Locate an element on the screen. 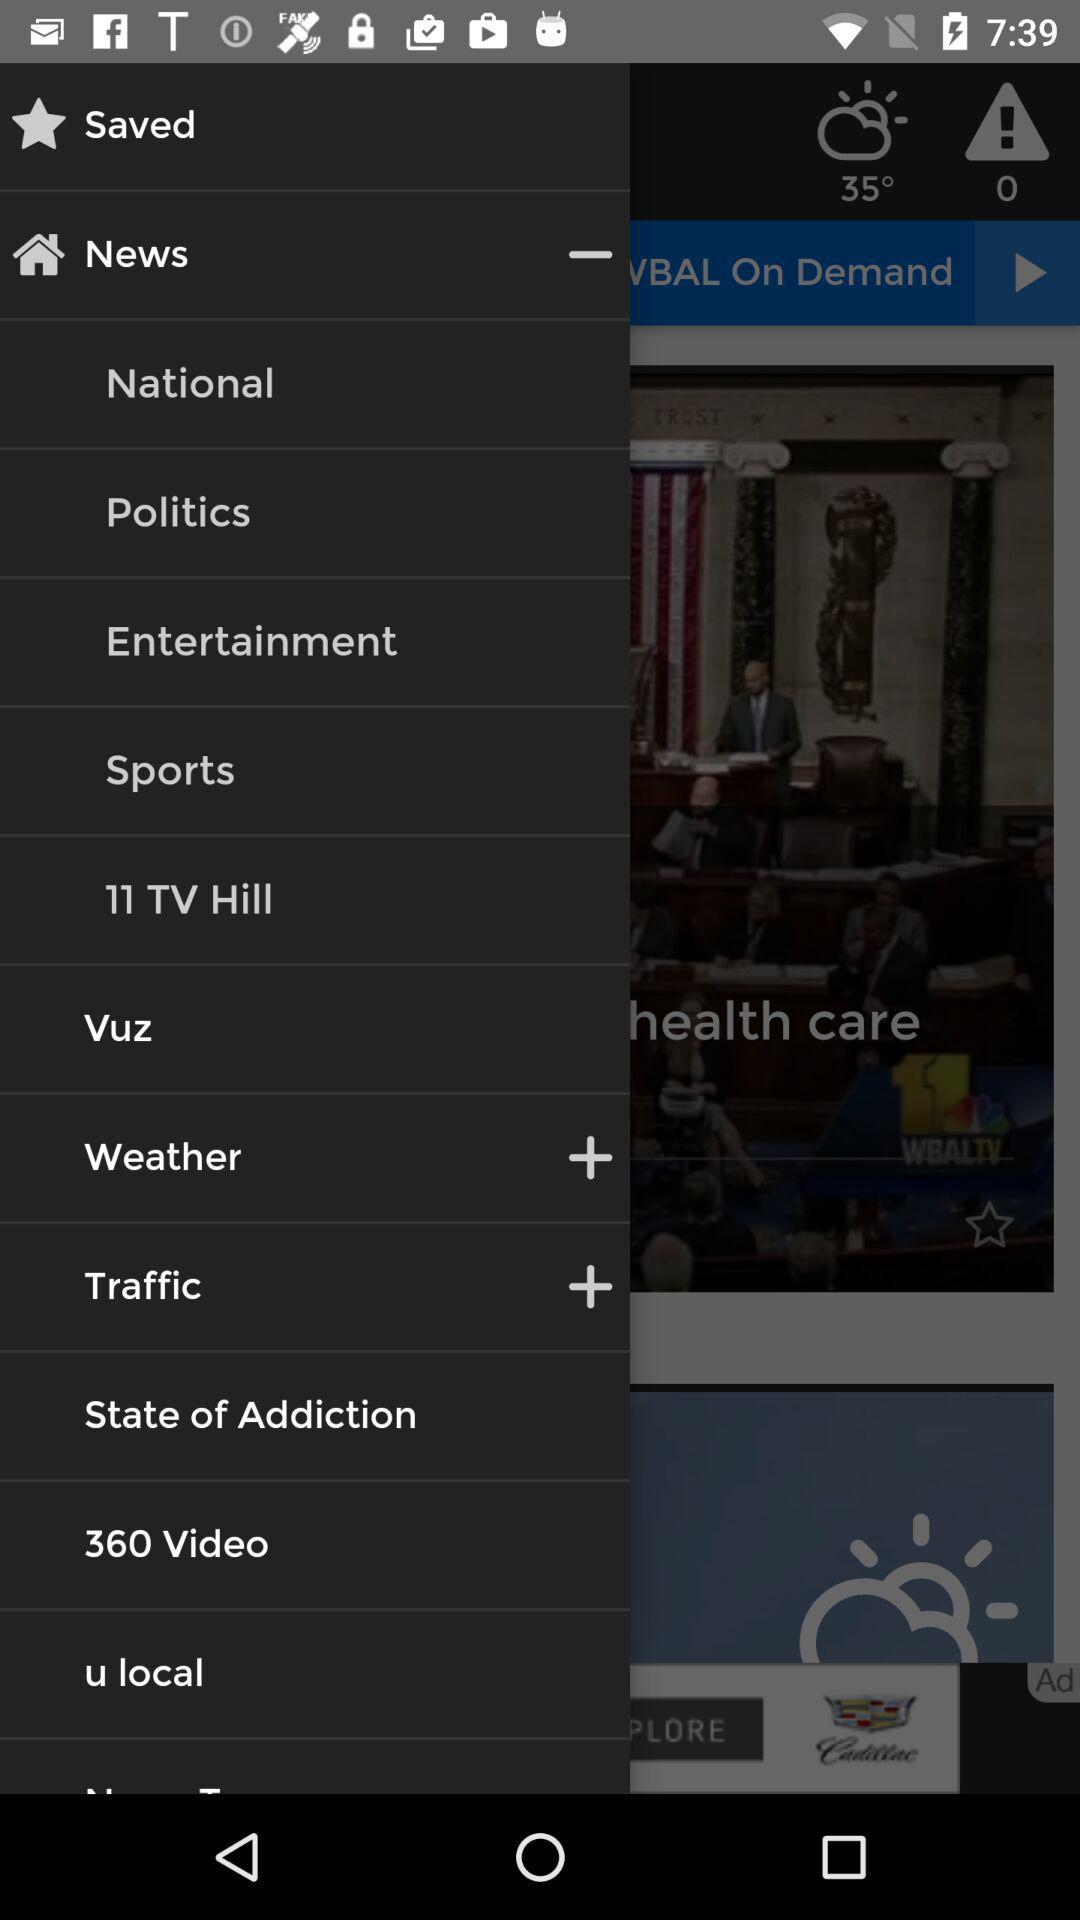  the star symbol on the image is located at coordinates (990, 1224).